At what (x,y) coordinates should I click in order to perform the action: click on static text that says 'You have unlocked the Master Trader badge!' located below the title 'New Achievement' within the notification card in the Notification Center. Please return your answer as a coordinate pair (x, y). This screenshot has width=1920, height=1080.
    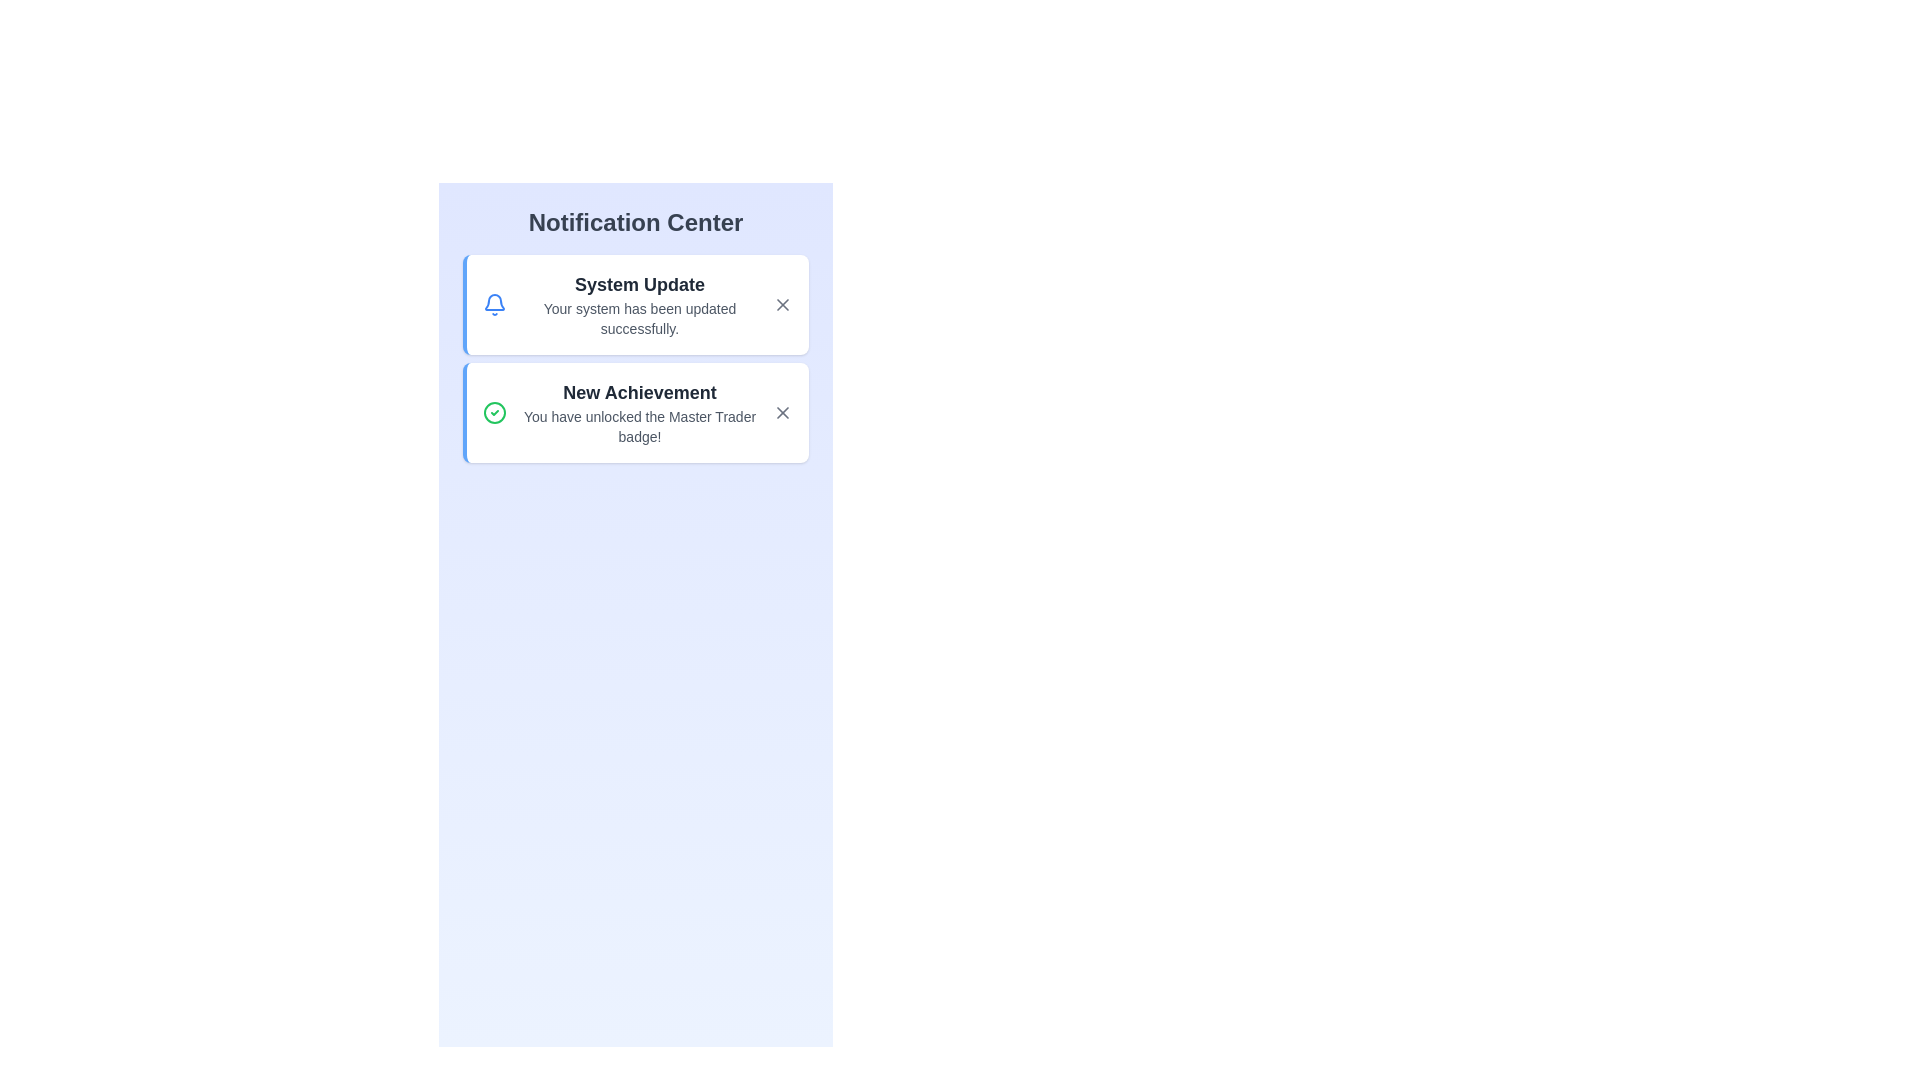
    Looking at the image, I should click on (638, 426).